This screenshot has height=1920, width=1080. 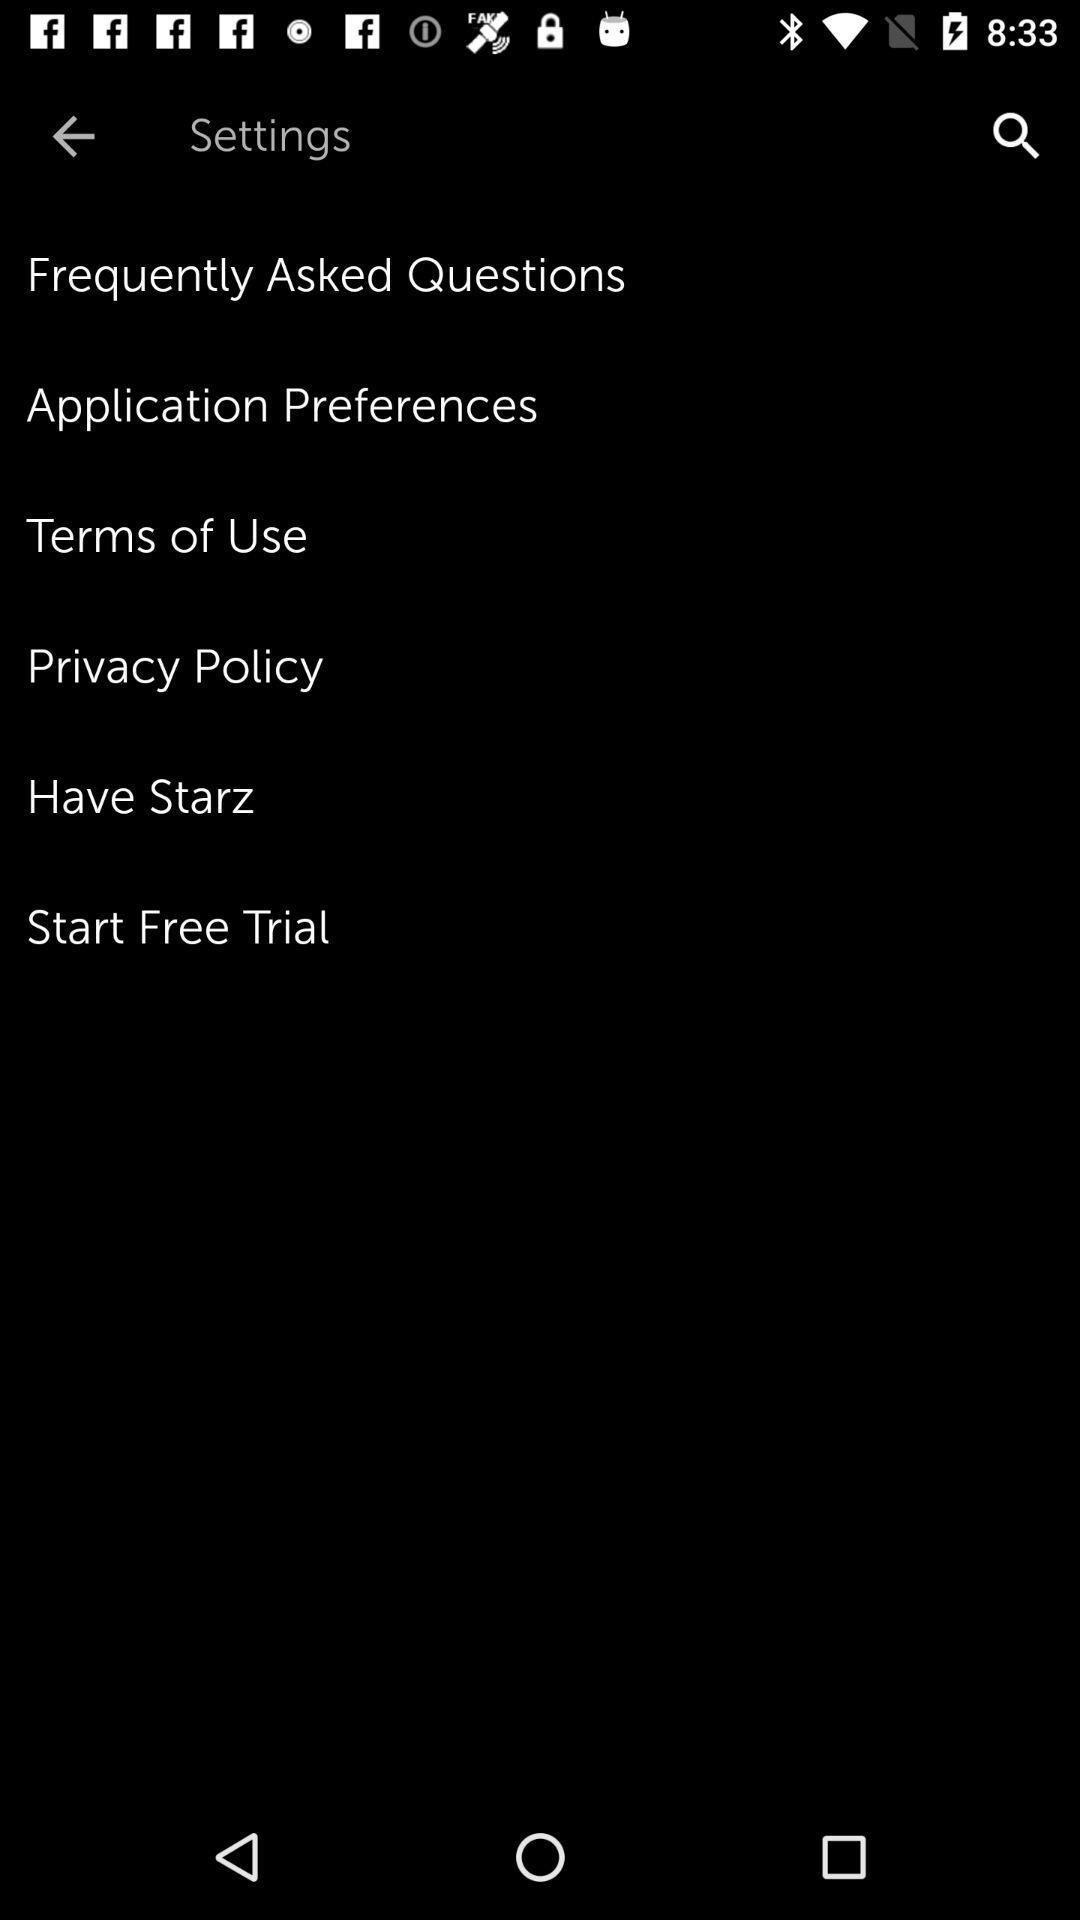 I want to click on item above the privacy policy item, so click(x=553, y=536).